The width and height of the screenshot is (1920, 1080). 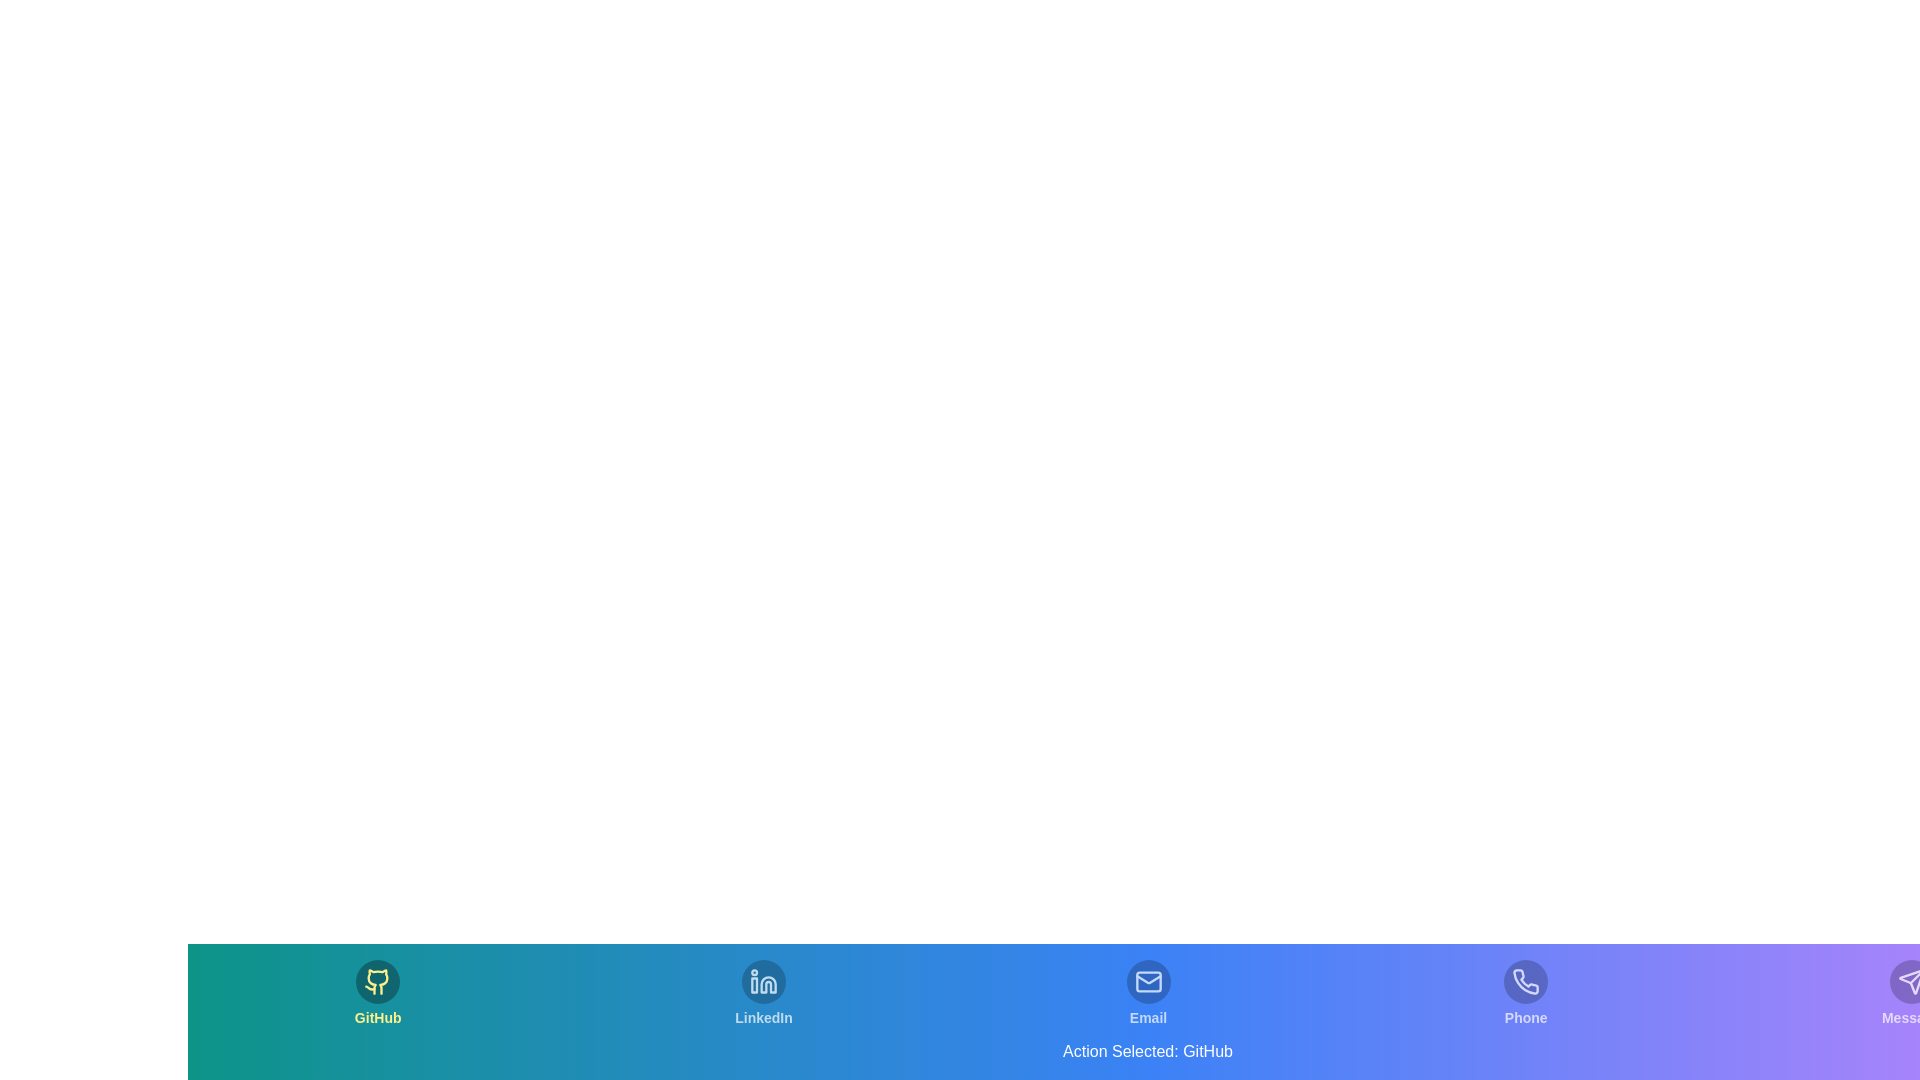 I want to click on the tab labeled Phone to switch to that section, so click(x=1525, y=994).